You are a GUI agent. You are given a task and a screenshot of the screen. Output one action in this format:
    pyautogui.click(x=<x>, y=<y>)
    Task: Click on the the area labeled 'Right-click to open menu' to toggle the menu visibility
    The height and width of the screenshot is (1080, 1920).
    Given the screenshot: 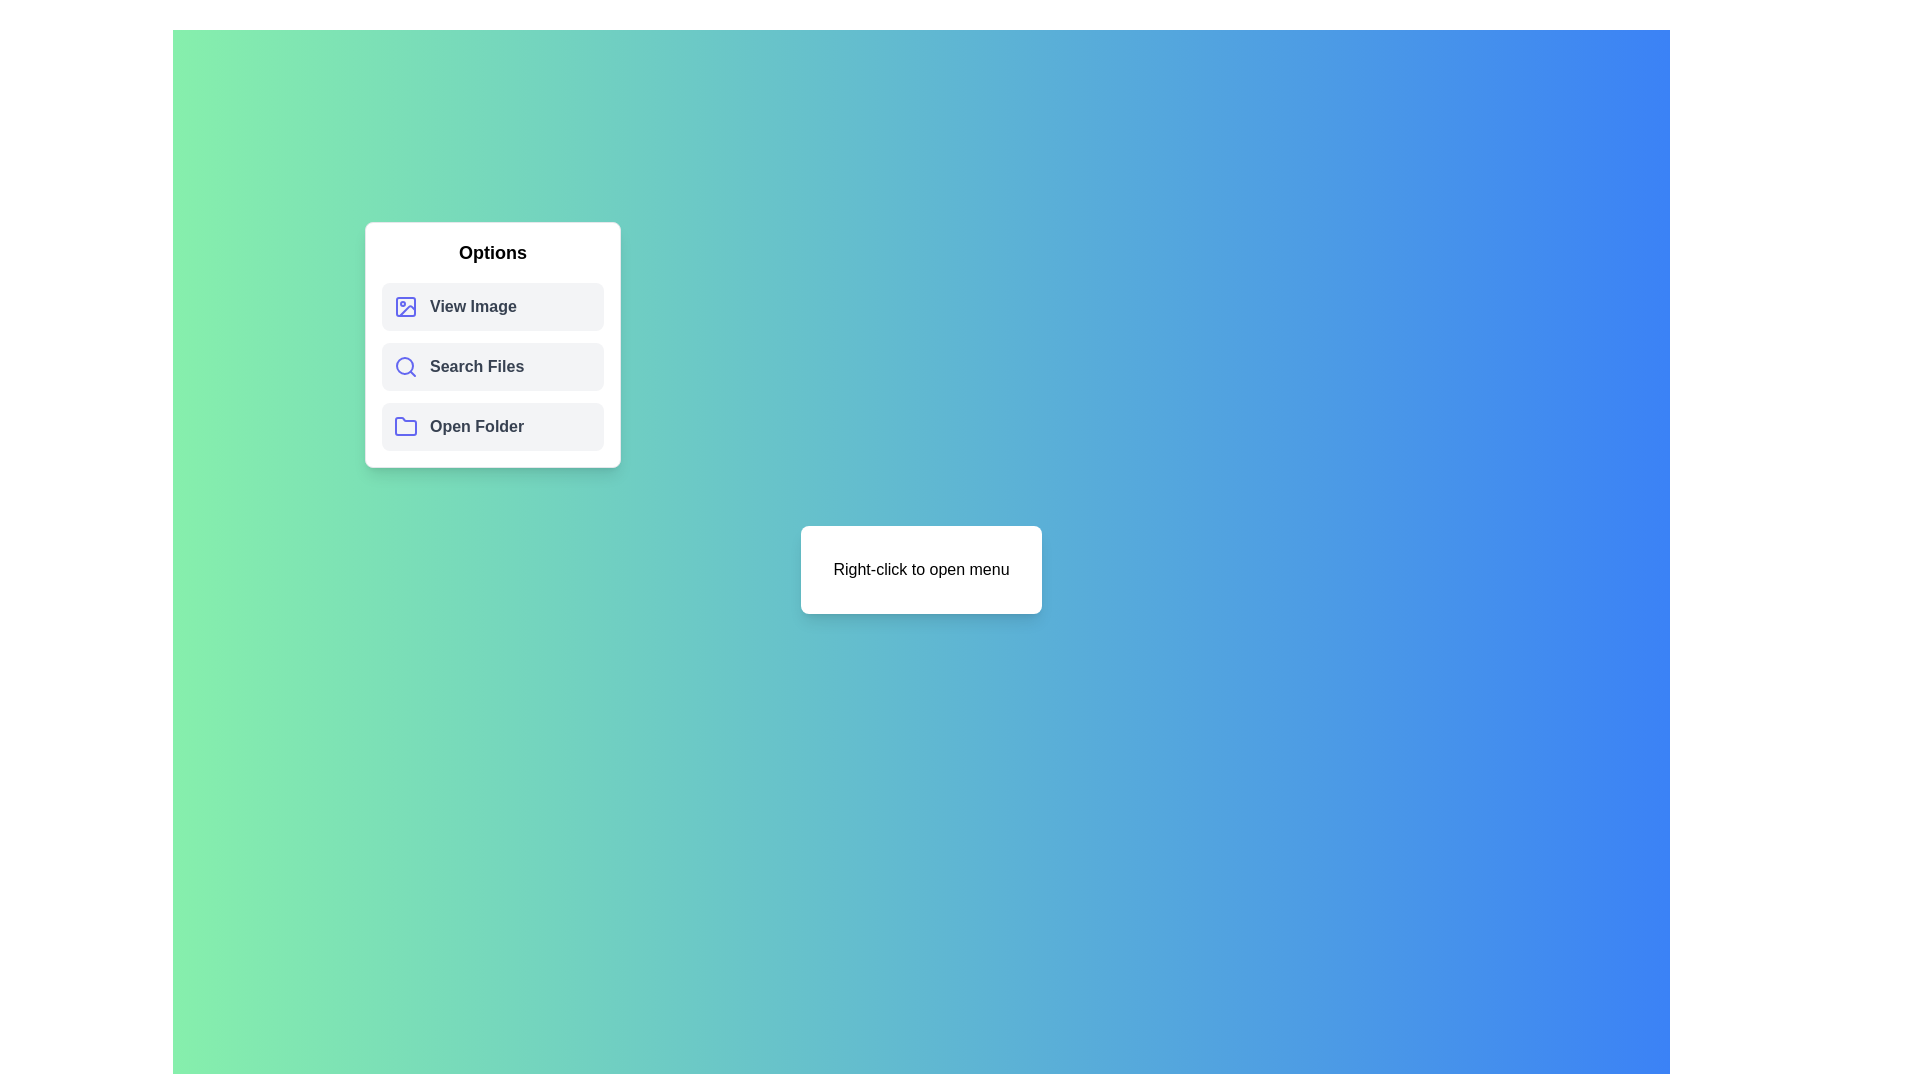 What is the action you would take?
    pyautogui.click(x=920, y=570)
    